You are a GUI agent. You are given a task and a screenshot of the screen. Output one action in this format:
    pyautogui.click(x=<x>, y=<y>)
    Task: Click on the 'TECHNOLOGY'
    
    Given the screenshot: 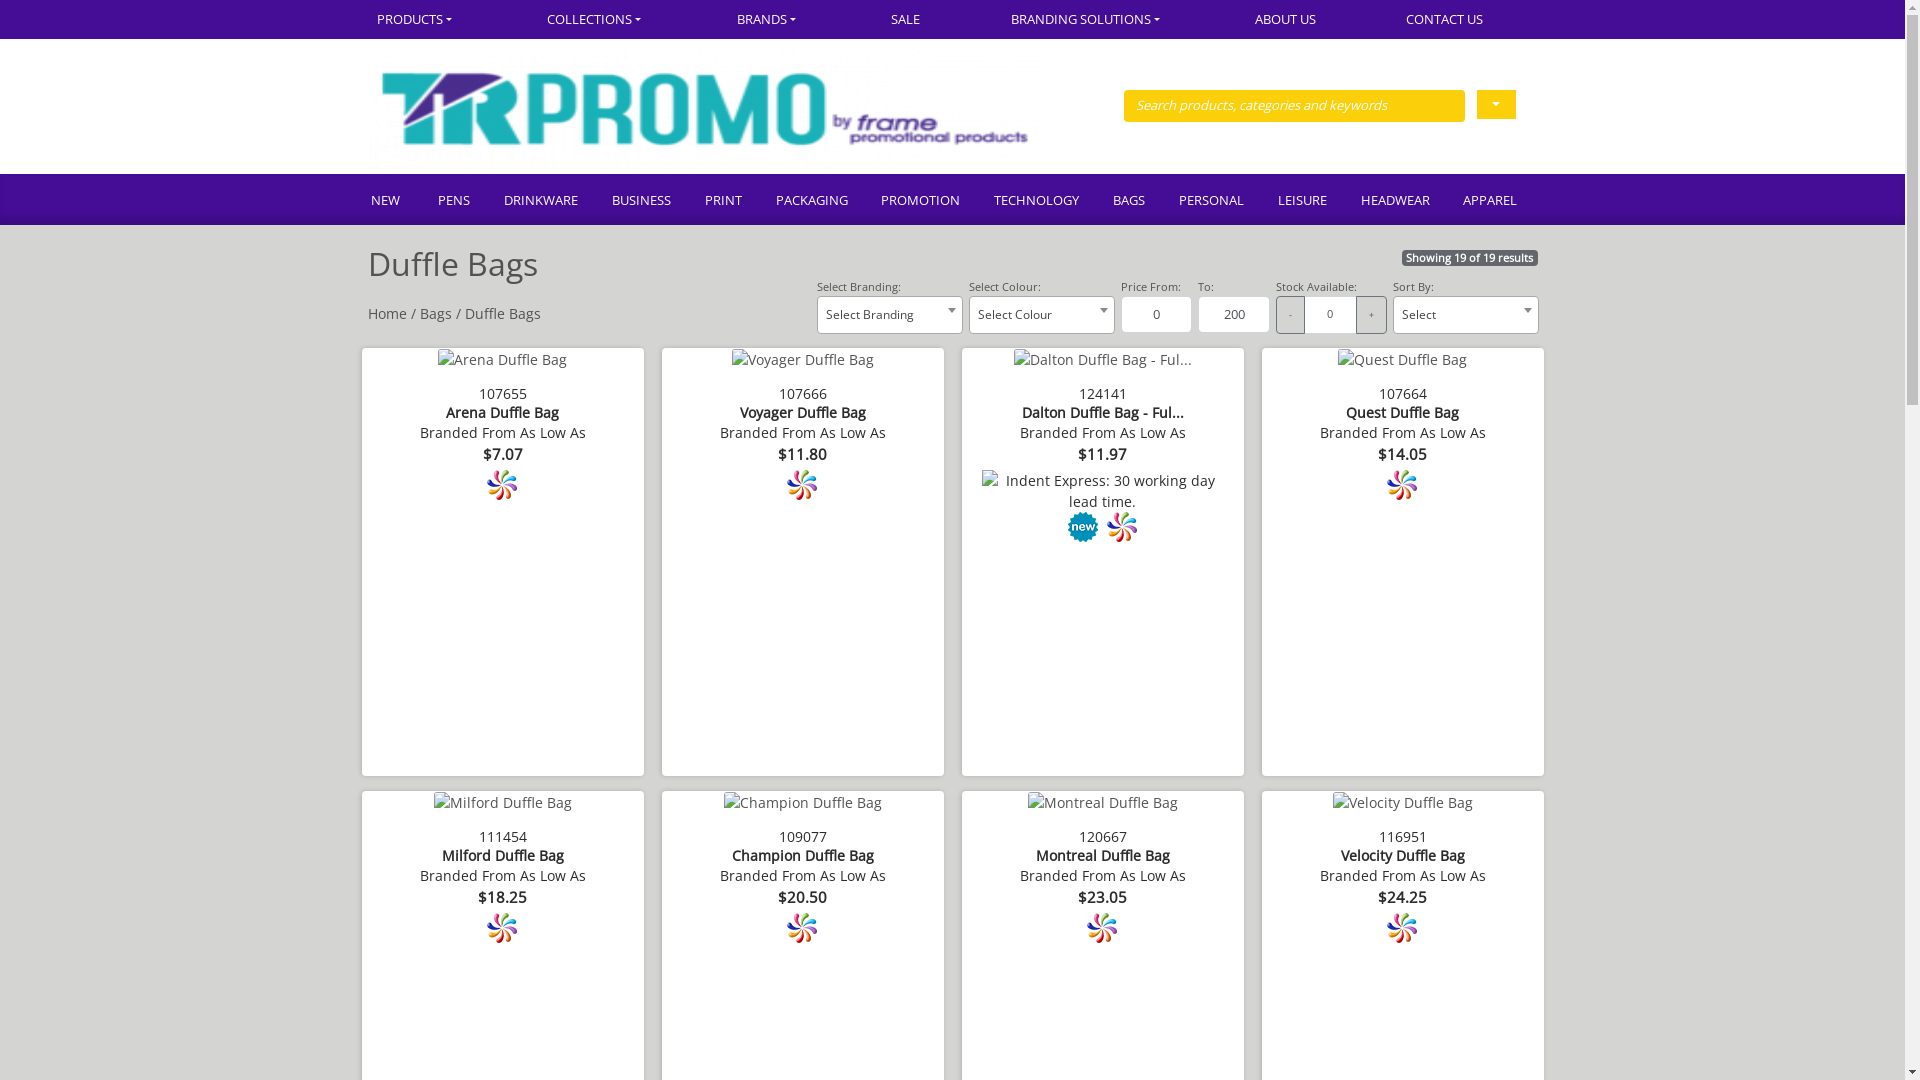 What is the action you would take?
    pyautogui.click(x=1035, y=201)
    